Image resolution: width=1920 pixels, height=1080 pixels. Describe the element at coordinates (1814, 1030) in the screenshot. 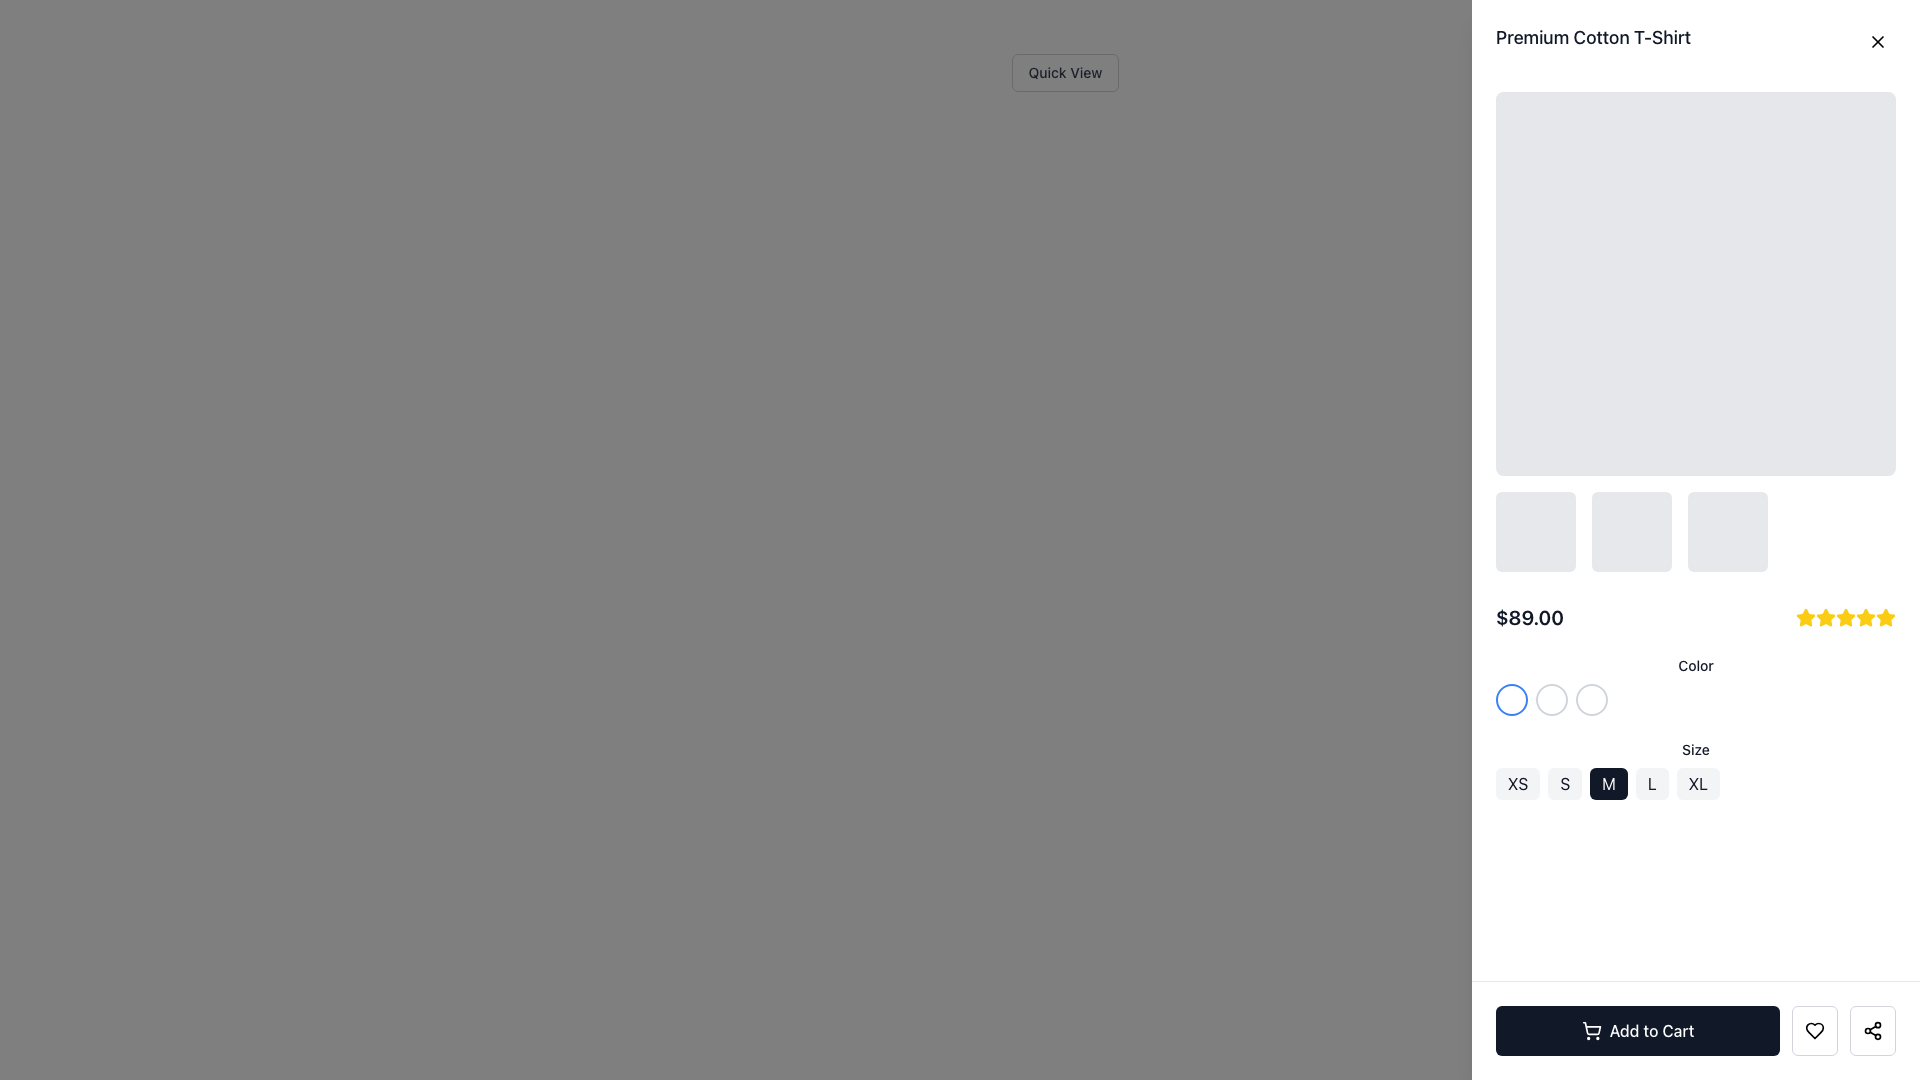

I see `the heart icon button located at the bottom-right area of the interface to mark the item as favorite` at that location.